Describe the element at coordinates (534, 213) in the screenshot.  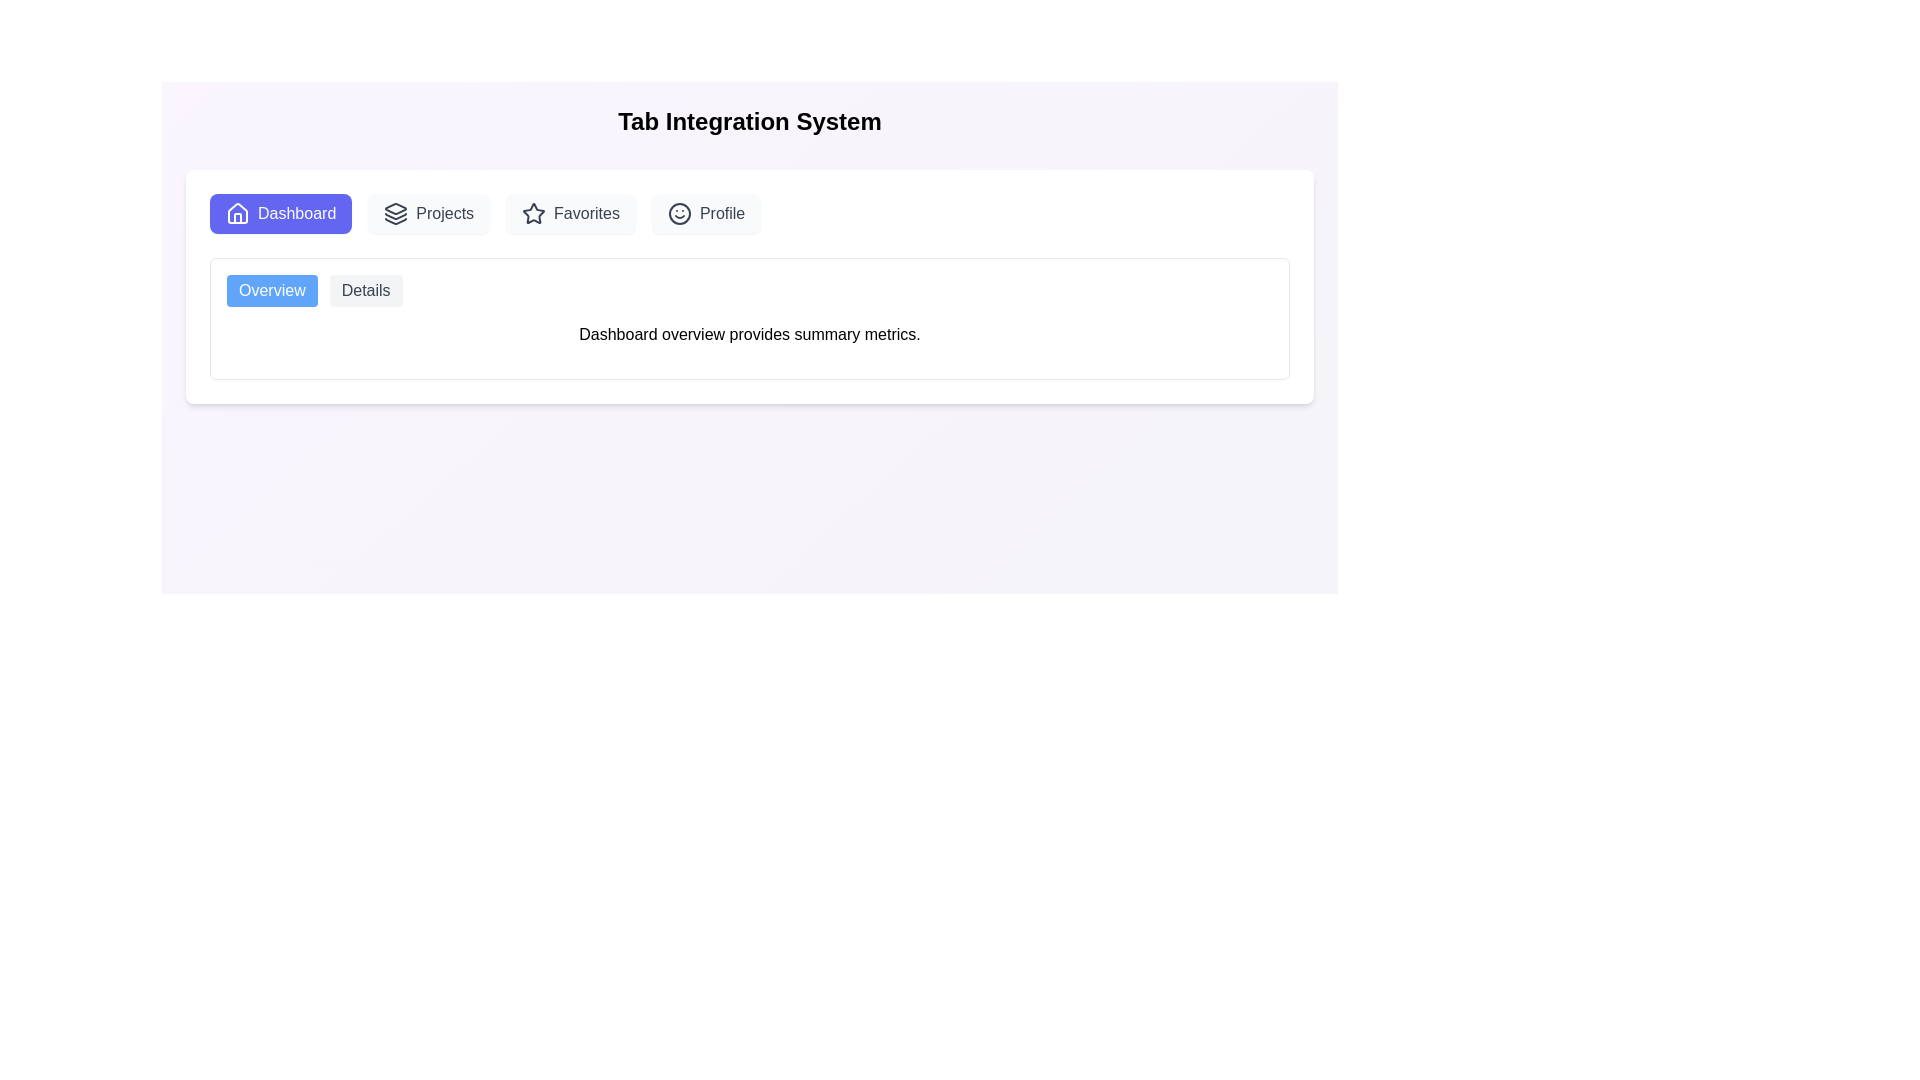
I see `the star-shaped icon associated with the 'Favorites' button` at that location.